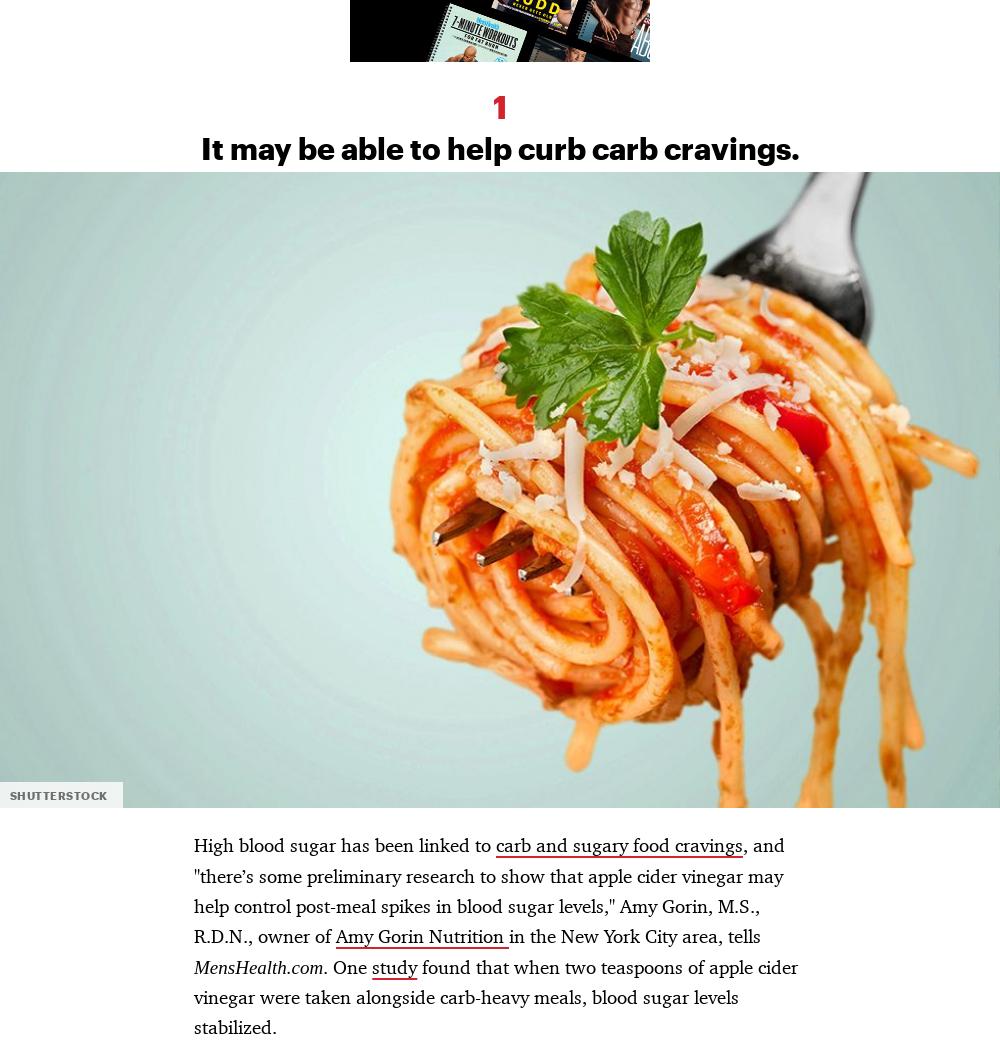 The image size is (1000, 1054). Describe the element at coordinates (51, 639) in the screenshot. I see `'Cookies Choices'` at that location.